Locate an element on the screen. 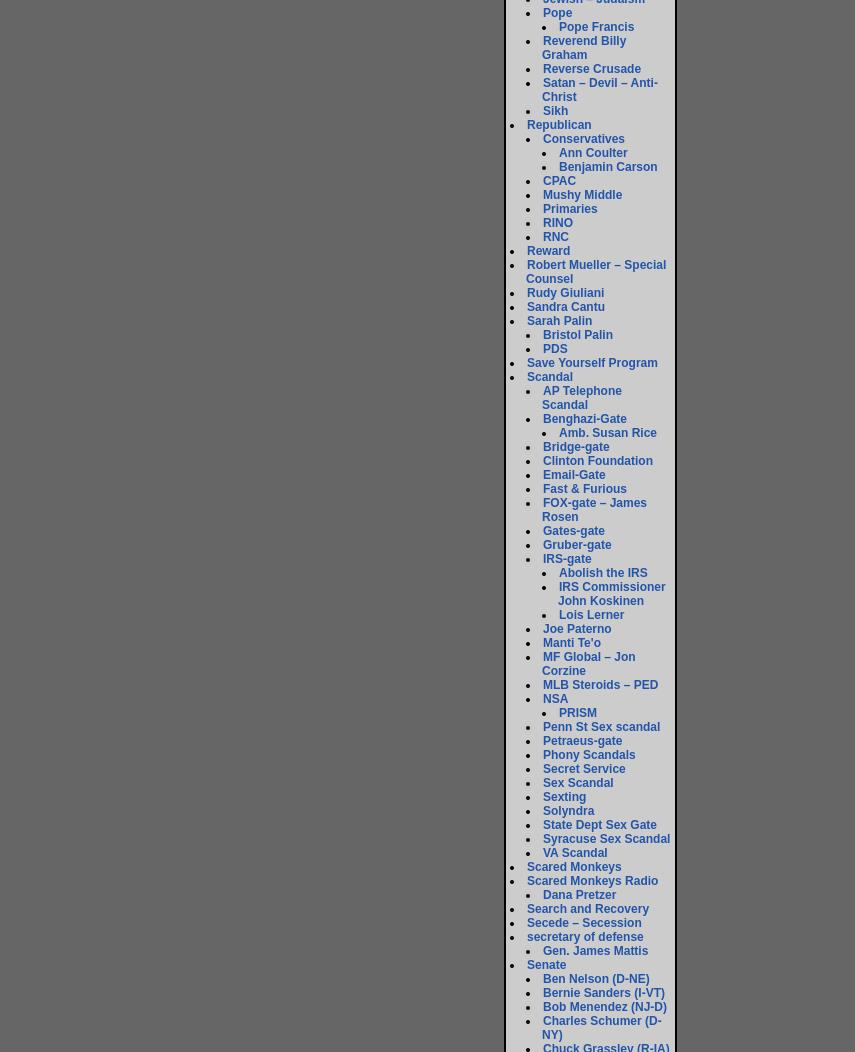 This screenshot has height=1052, width=855. 'Charles Schumer (D-NY)' is located at coordinates (601, 1027).